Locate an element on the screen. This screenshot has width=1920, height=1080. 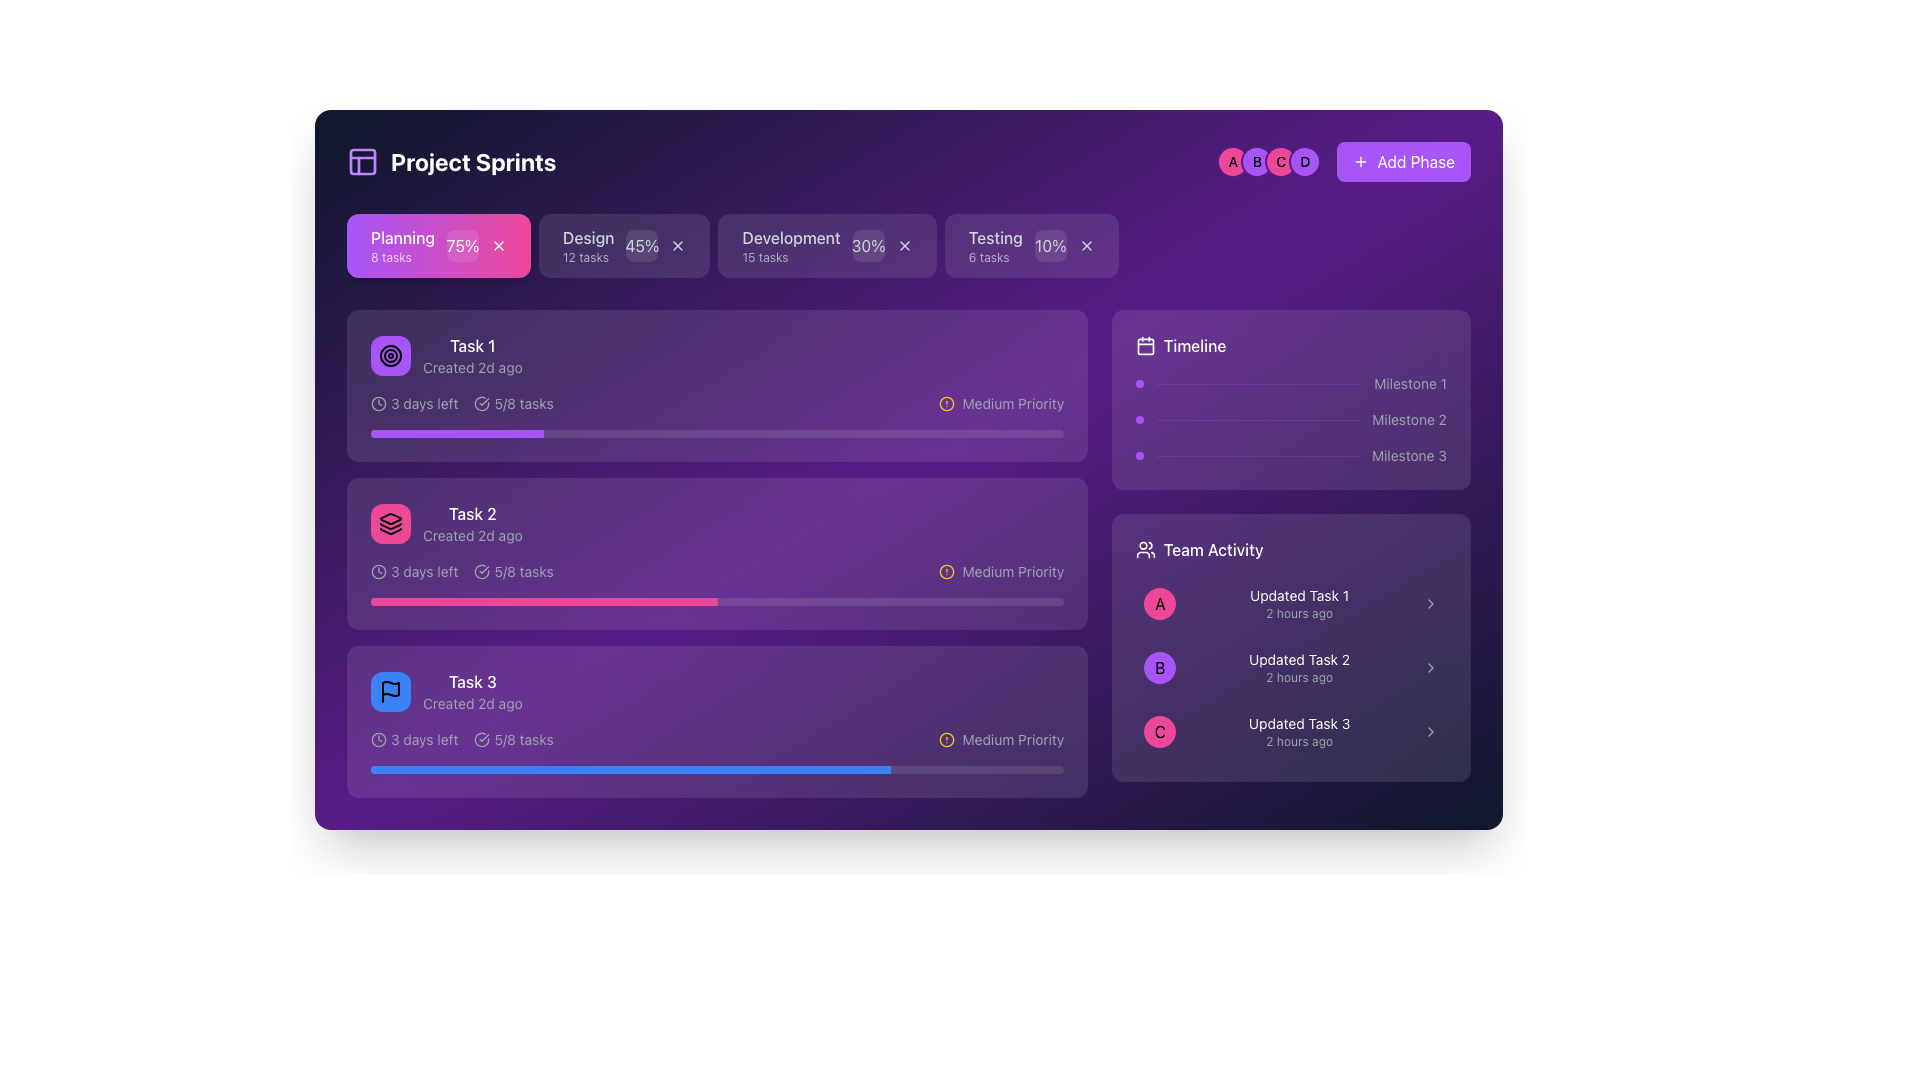
the SVG circle element is located at coordinates (945, 740).